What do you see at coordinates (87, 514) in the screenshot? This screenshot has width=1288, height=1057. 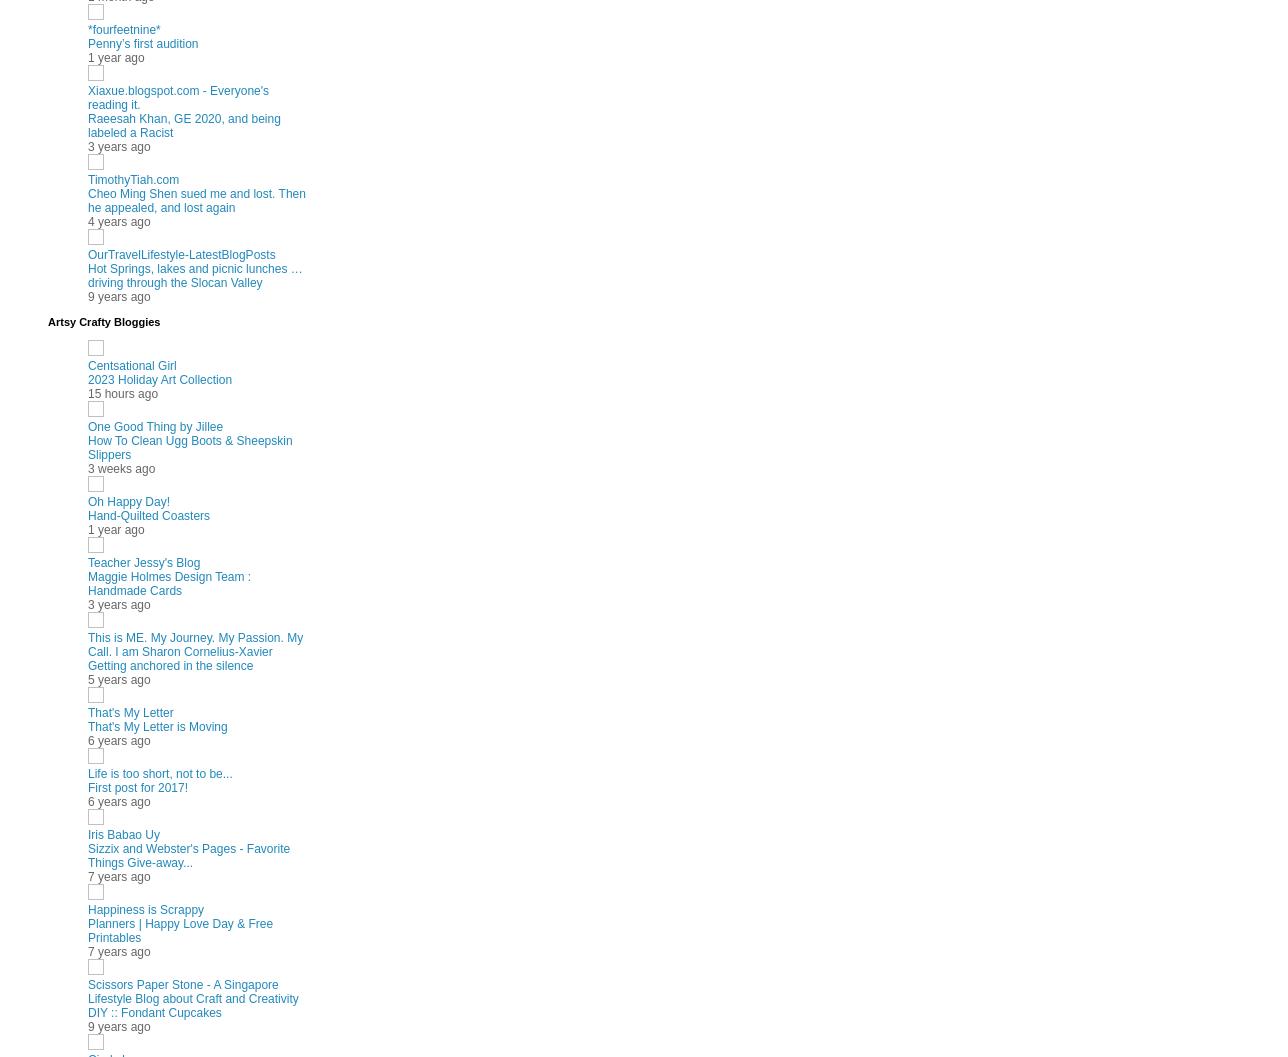 I see `'Hand-Quilted Coasters'` at bounding box center [87, 514].